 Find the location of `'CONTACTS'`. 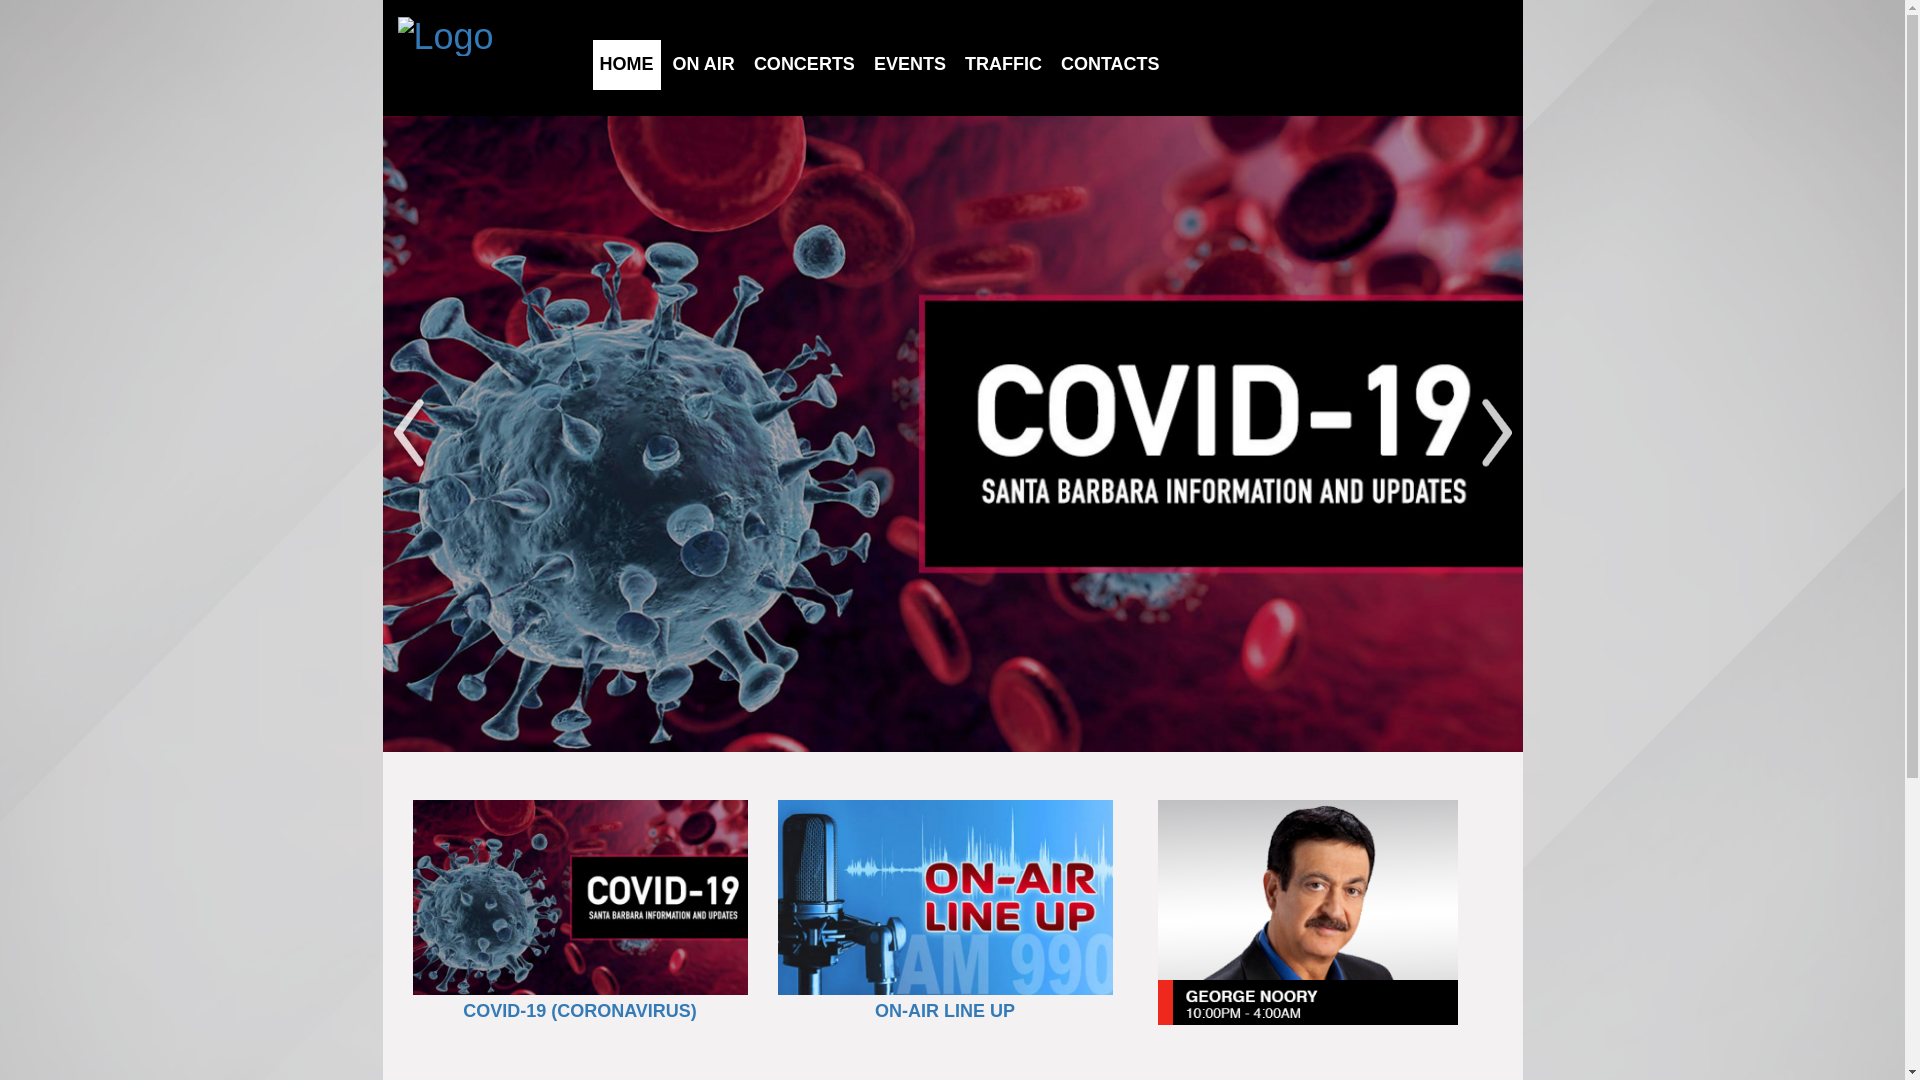

'CONTACTS' is located at coordinates (1109, 63).